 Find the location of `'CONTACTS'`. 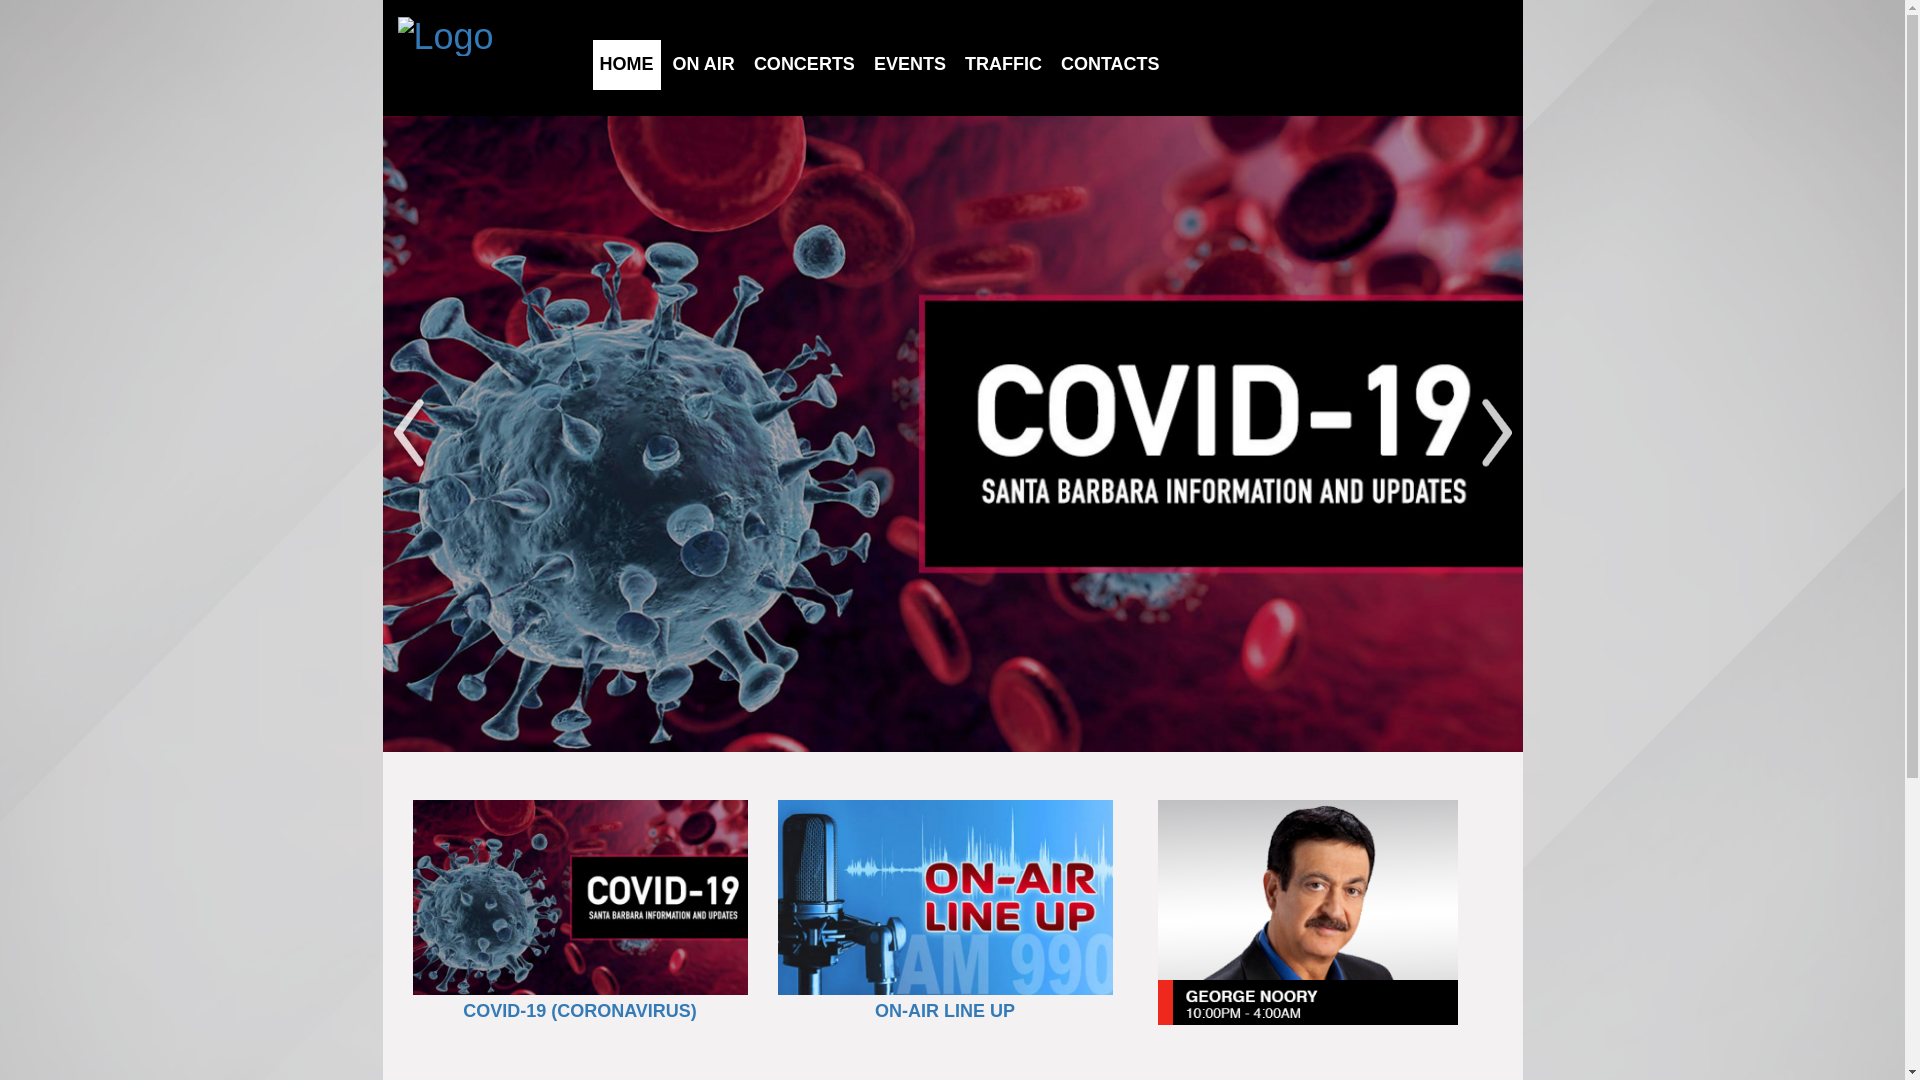

'CONTACTS' is located at coordinates (1109, 63).